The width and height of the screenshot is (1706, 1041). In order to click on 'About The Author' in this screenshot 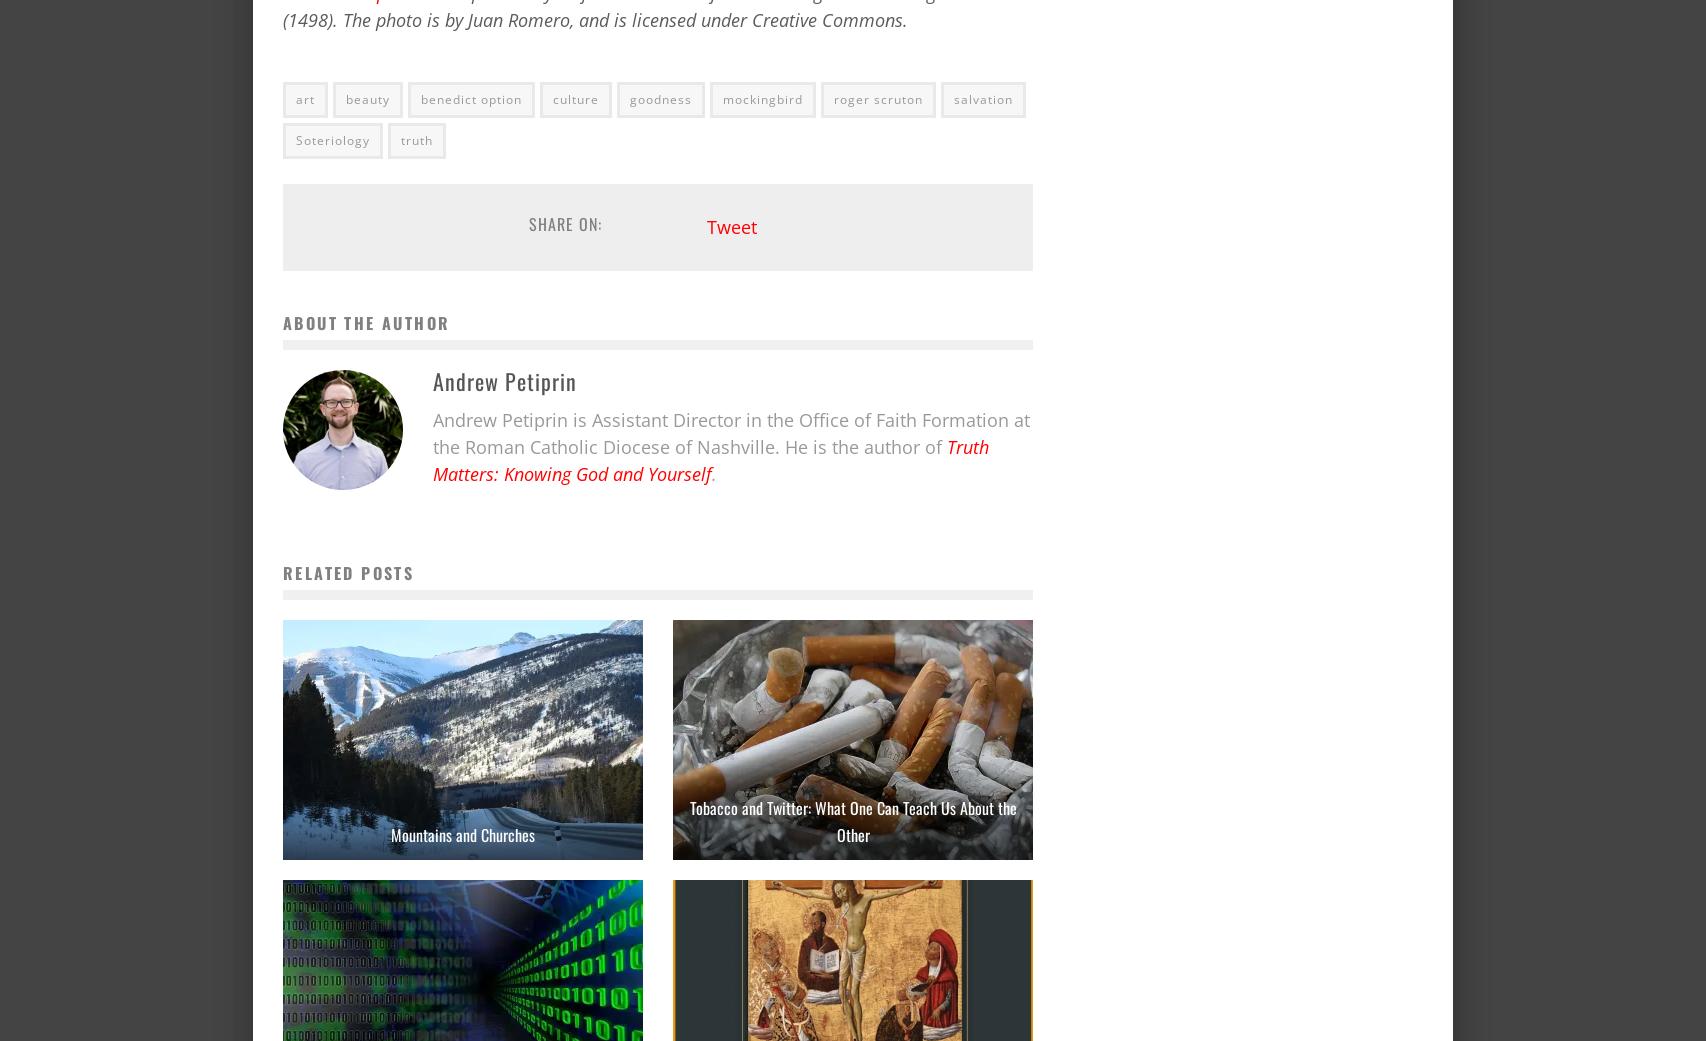, I will do `click(366, 321)`.